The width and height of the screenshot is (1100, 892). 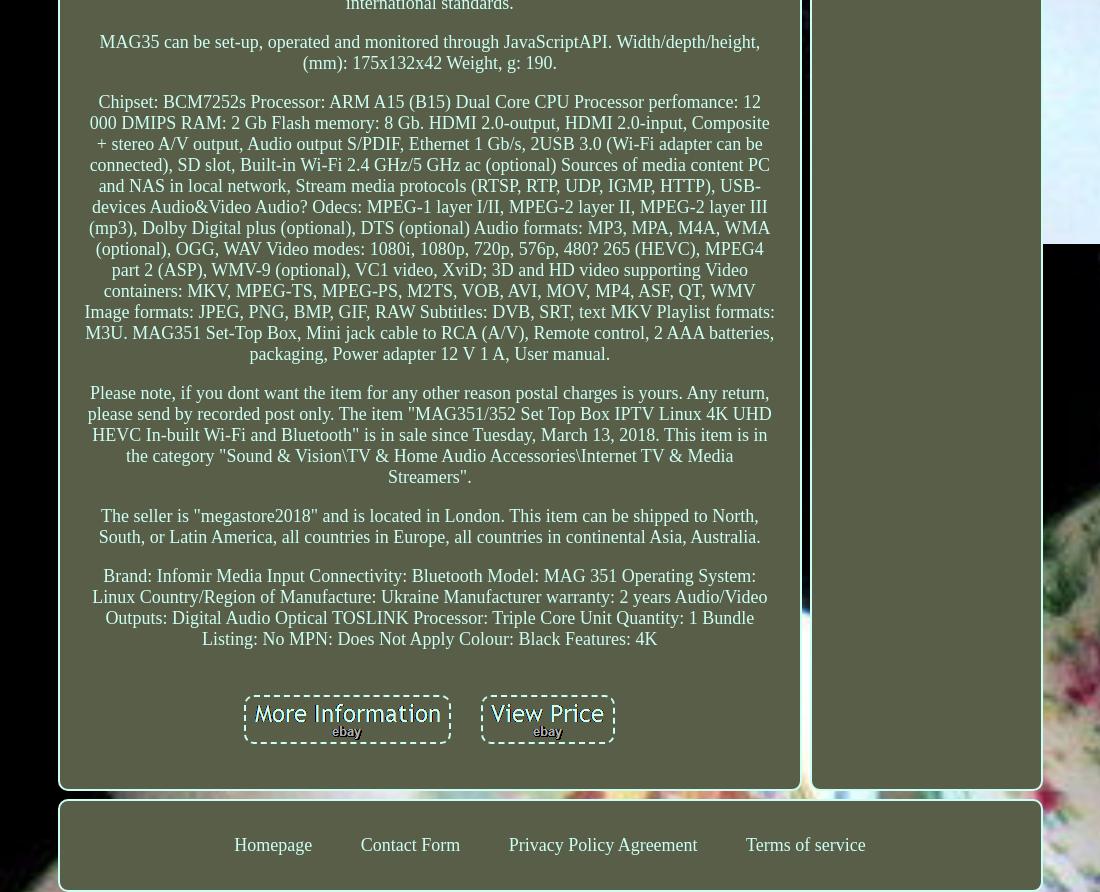 What do you see at coordinates (435, 606) in the screenshot?
I see `'Audio/Video Outputs: Digital Audio Optical TOSLINK'` at bounding box center [435, 606].